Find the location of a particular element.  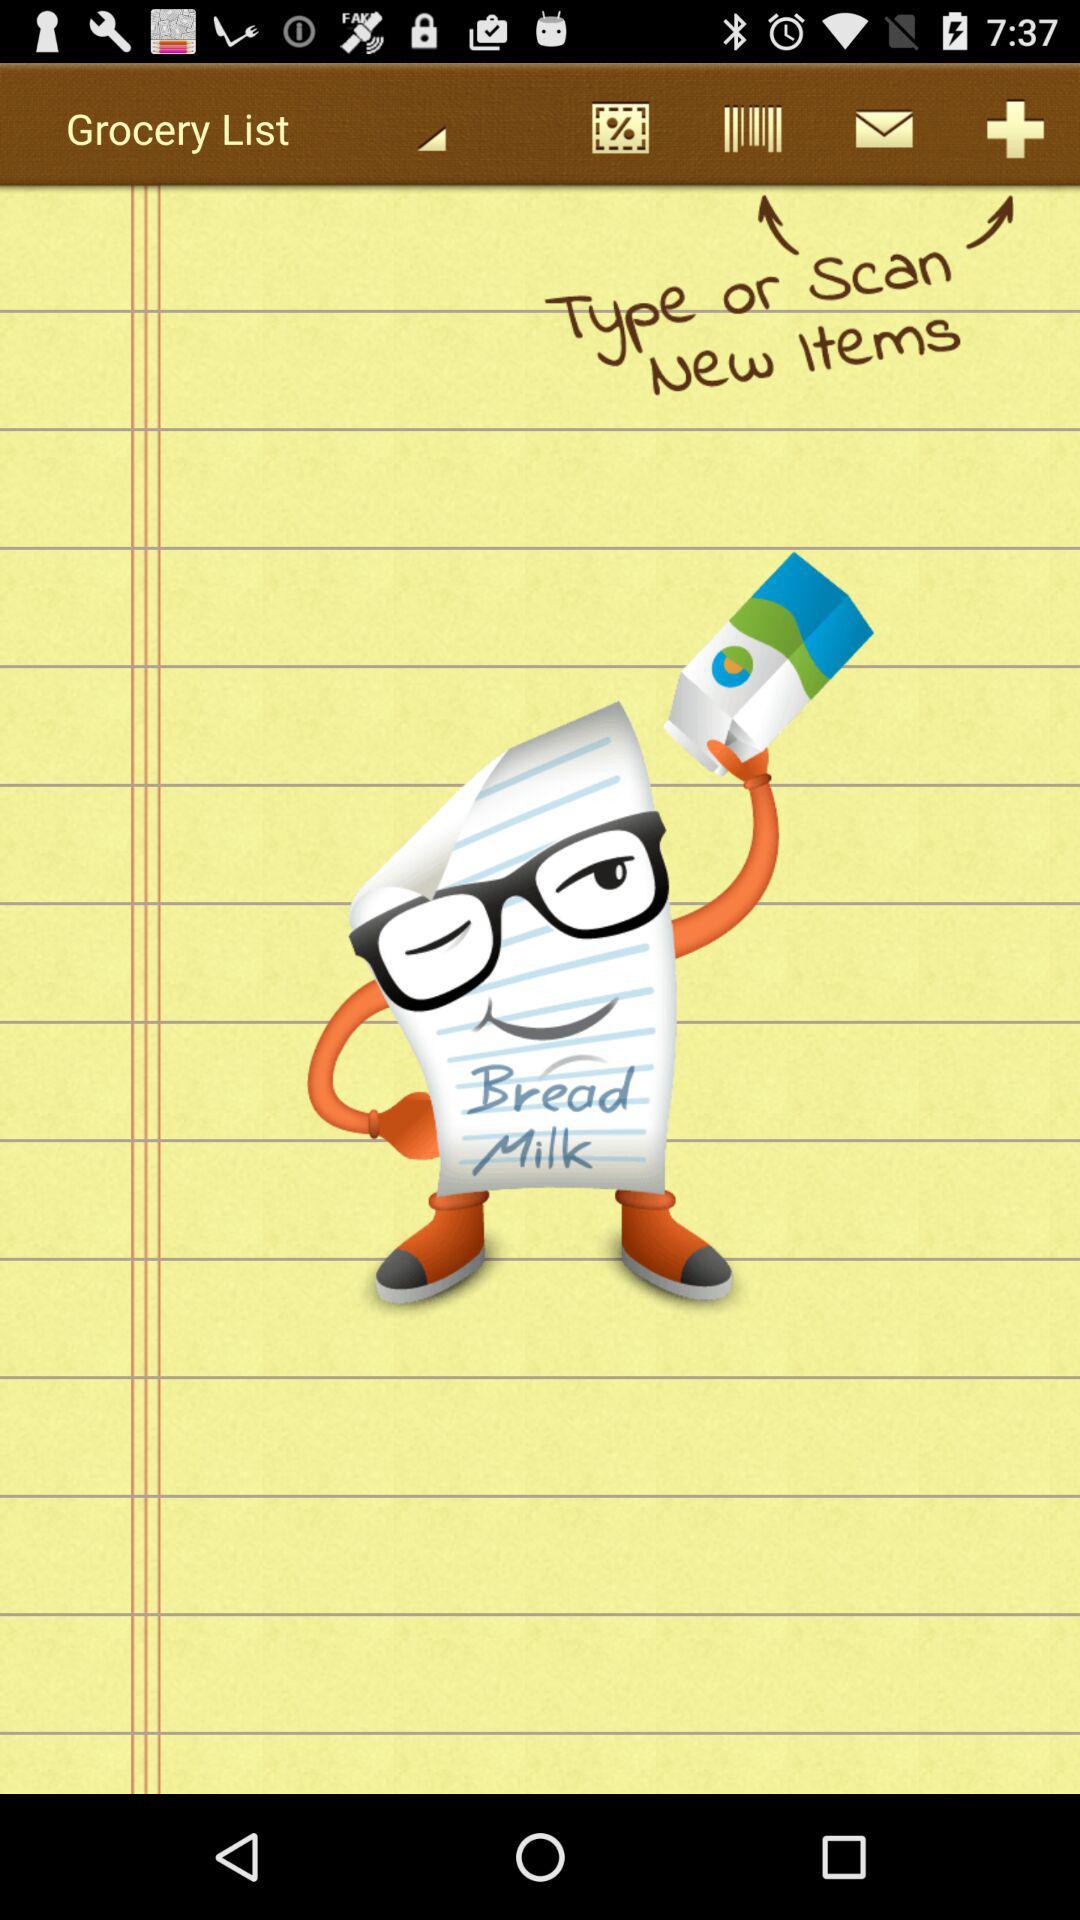

the add icon is located at coordinates (1014, 136).